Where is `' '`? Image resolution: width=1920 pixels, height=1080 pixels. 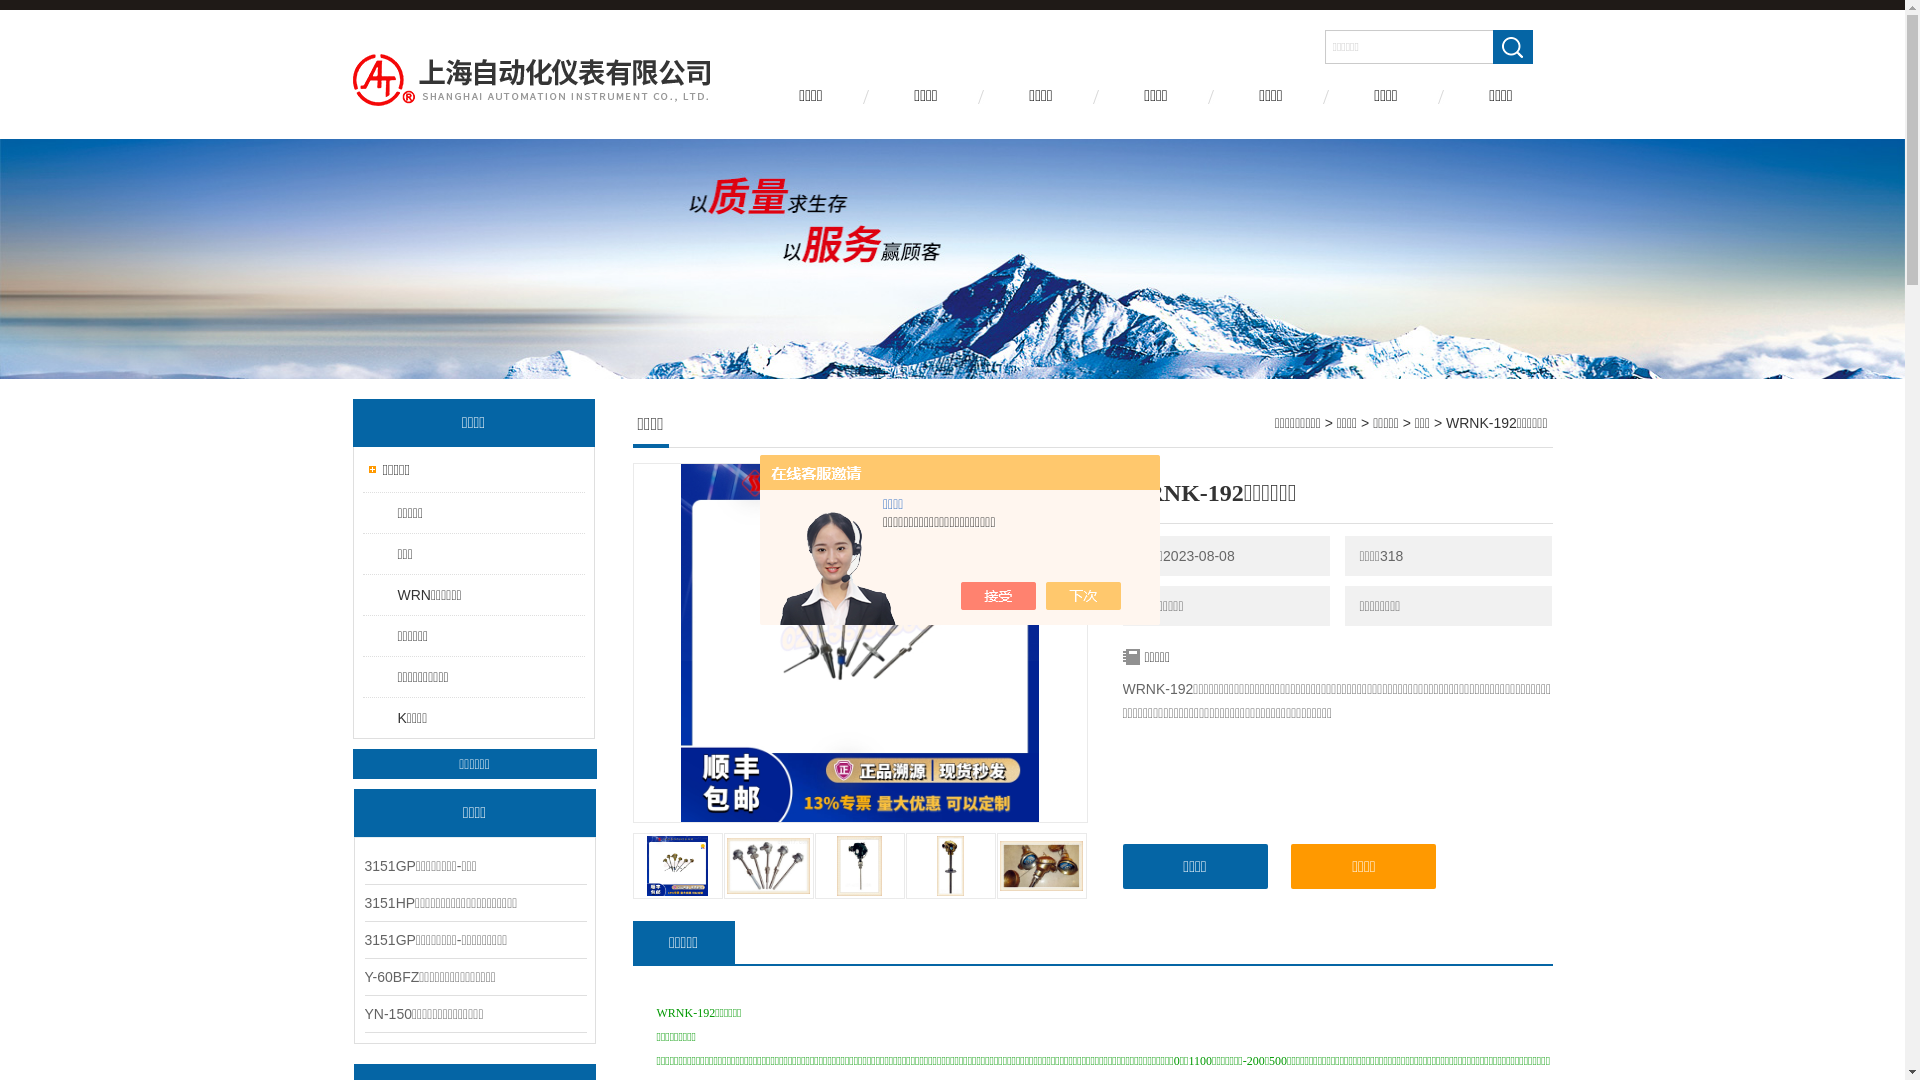
' ' is located at coordinates (1512, 45).